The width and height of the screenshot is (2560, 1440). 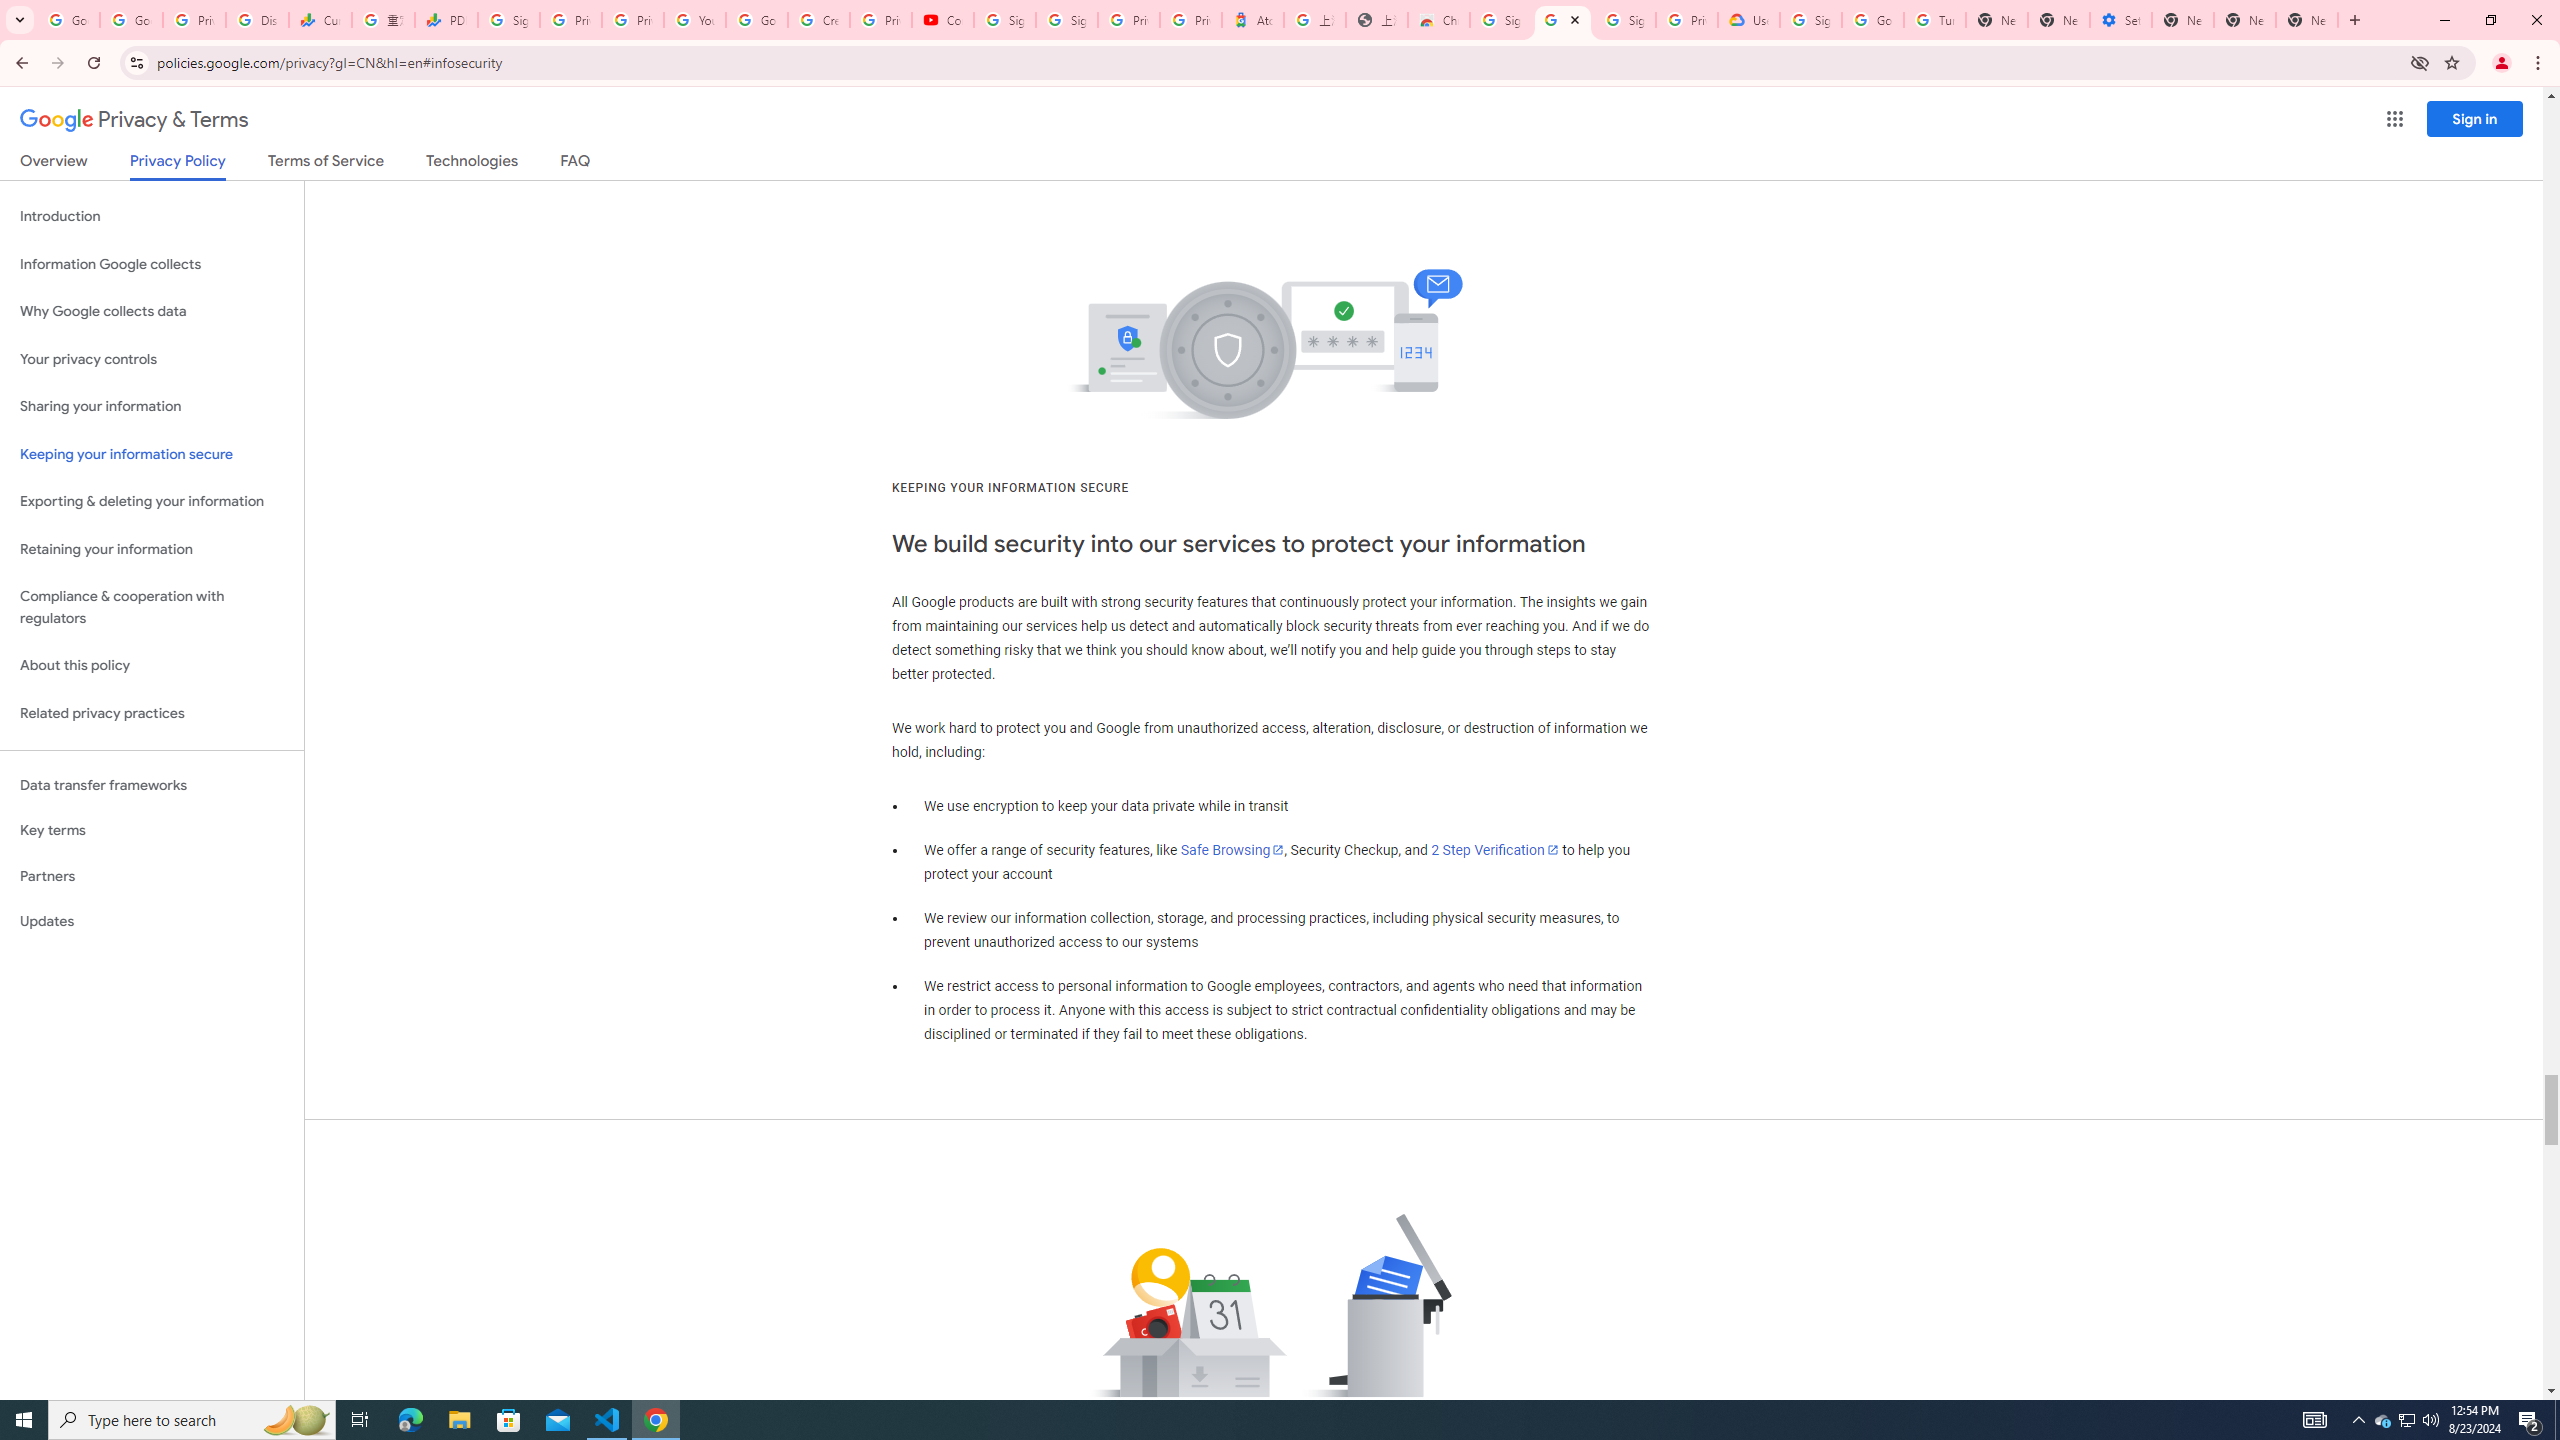 I want to click on 'Sign in - Google Accounts', so click(x=1623, y=19).